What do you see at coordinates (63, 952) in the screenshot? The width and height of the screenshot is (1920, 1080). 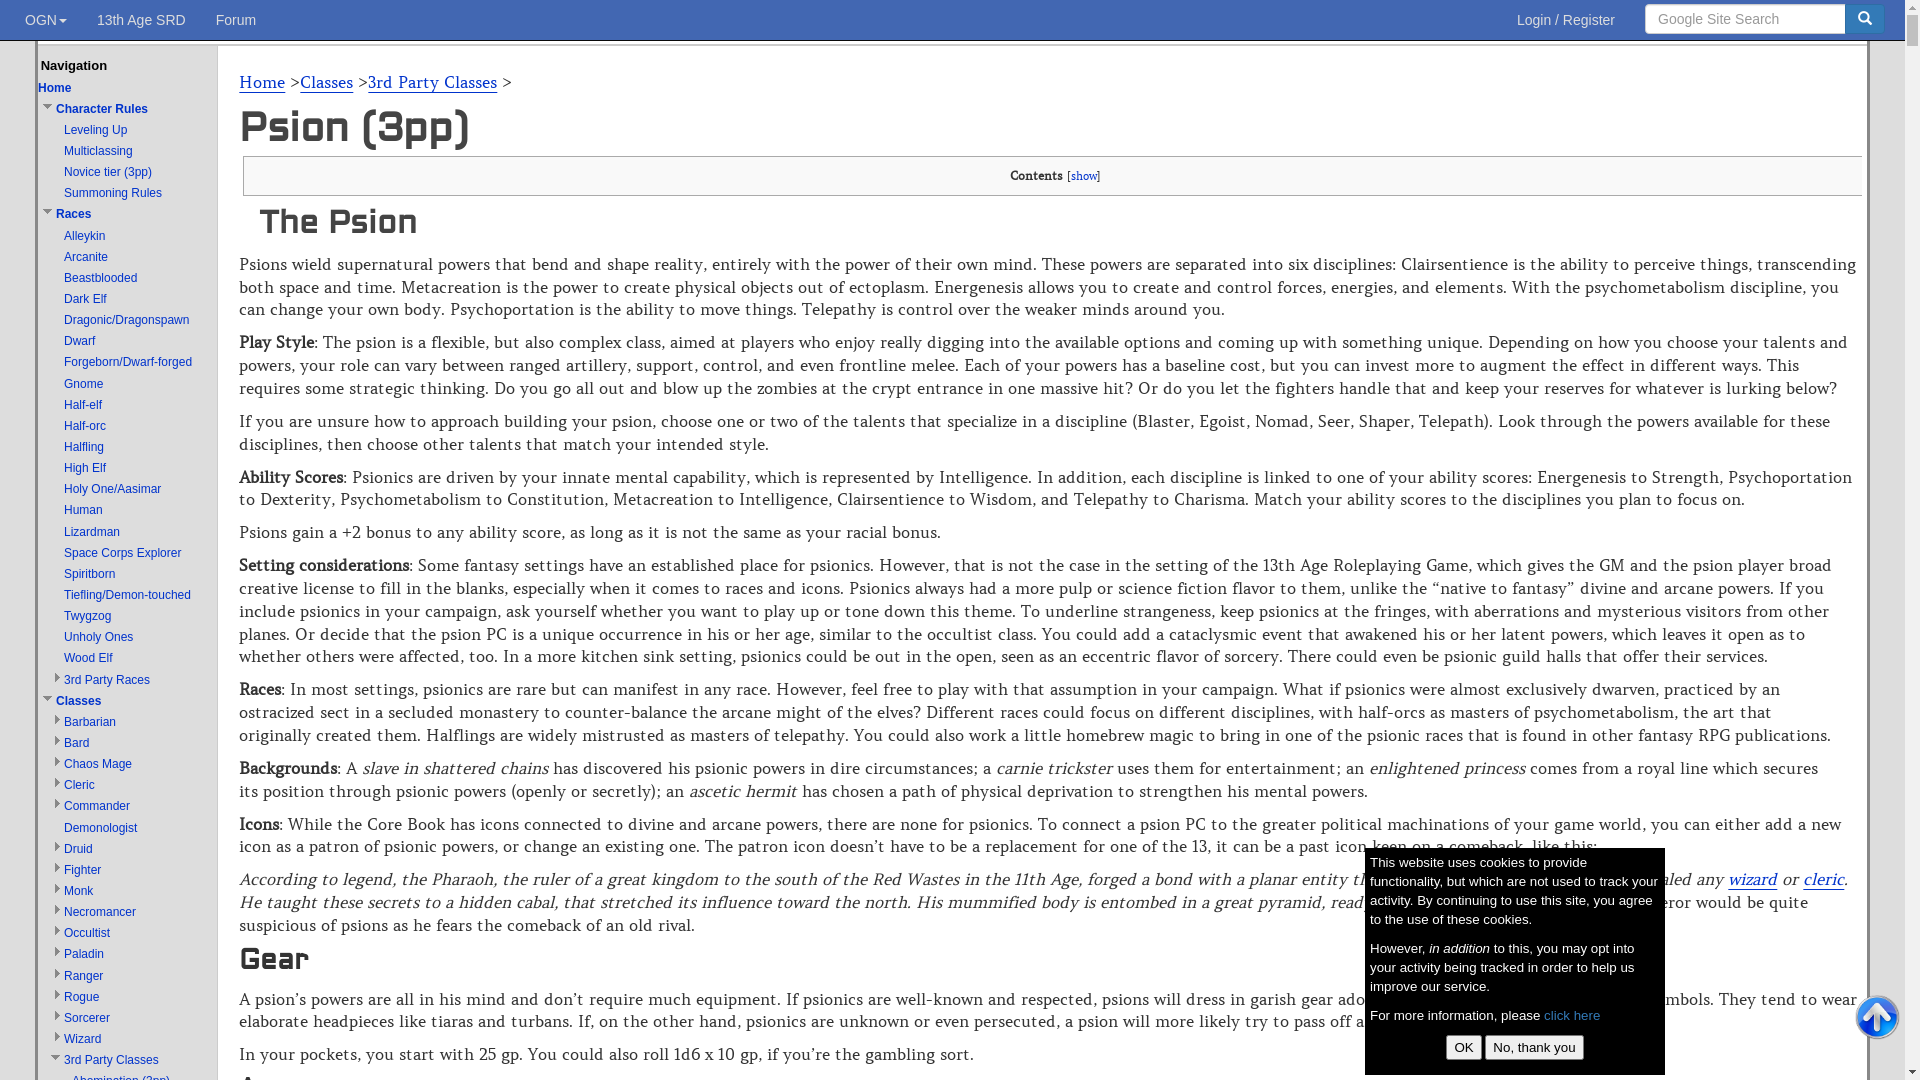 I see `'Paladin'` at bounding box center [63, 952].